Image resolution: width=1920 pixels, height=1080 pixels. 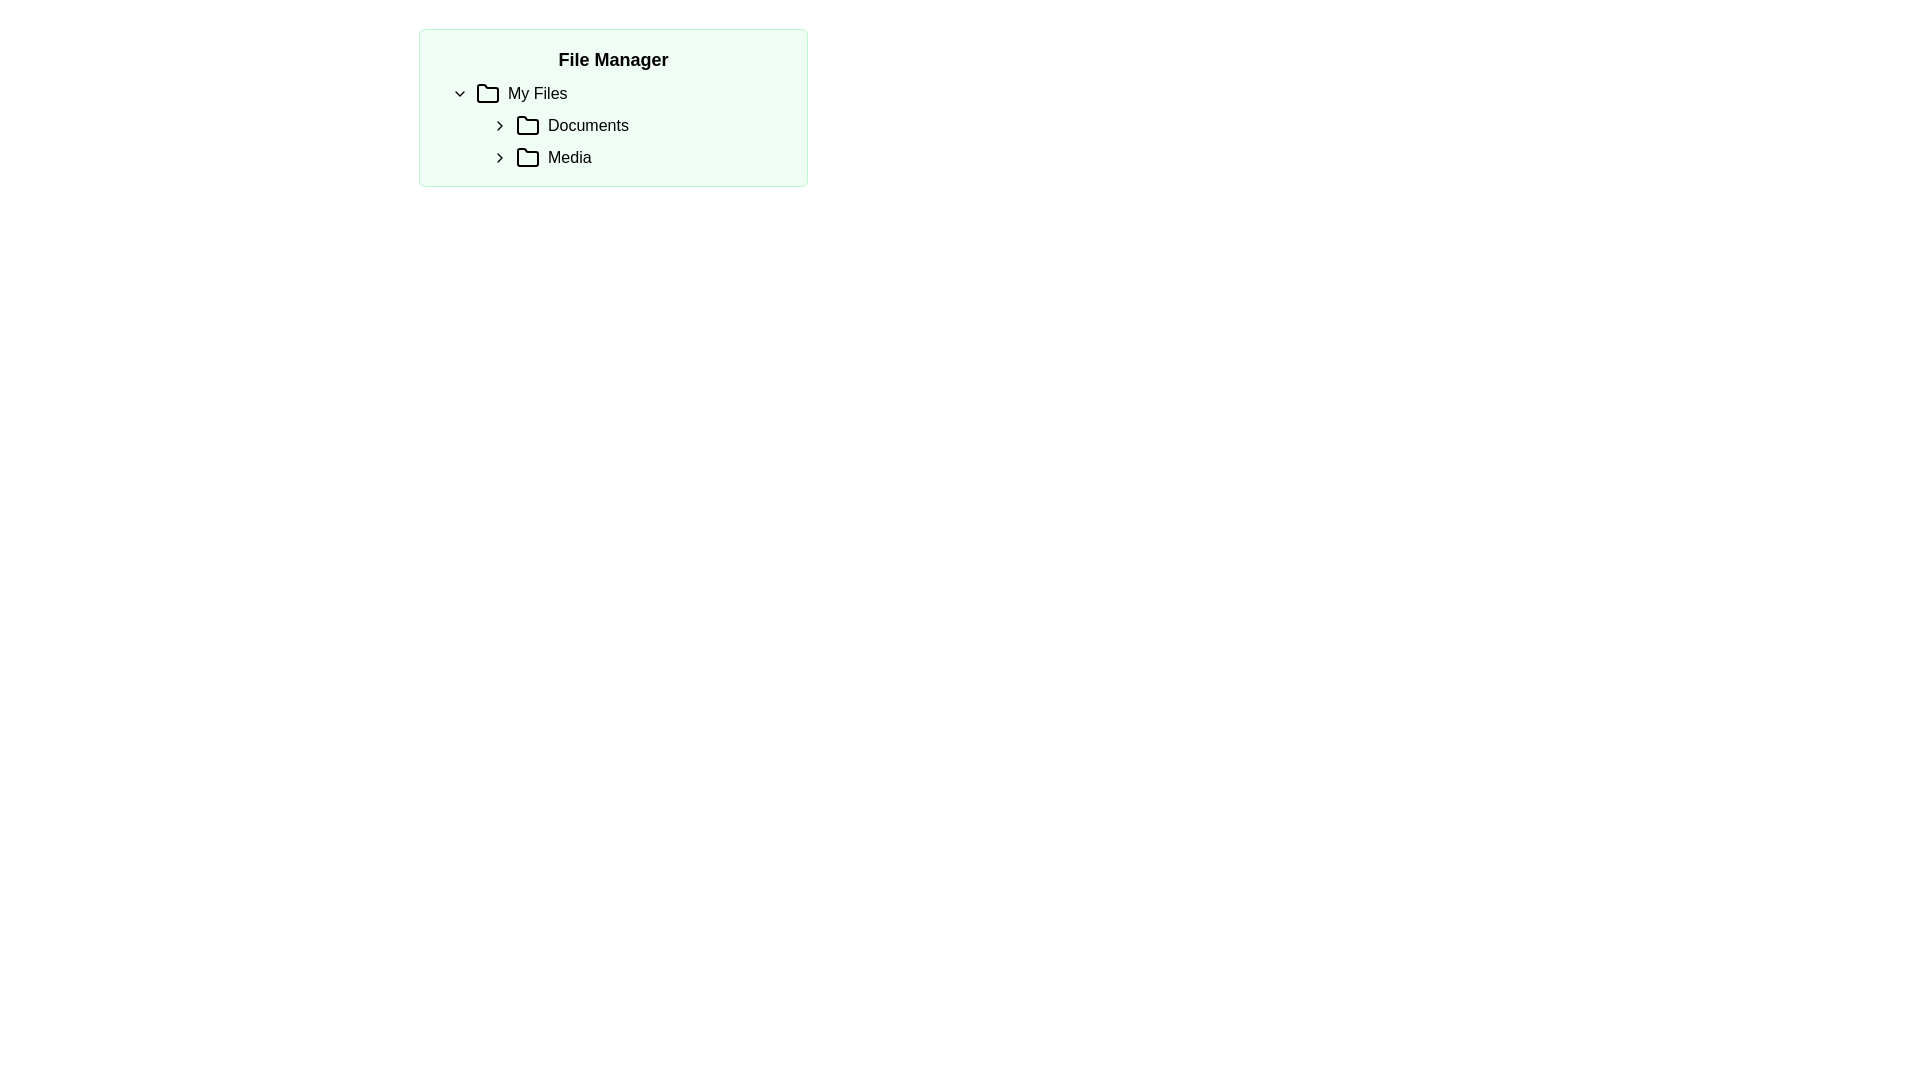 What do you see at coordinates (521, 93) in the screenshot?
I see `the 'My Files' Text and Icon Label element, which consists of a folder icon followed by the text in bold styling, located under the 'File Manager' header as the first item in the expandable folders list` at bounding box center [521, 93].